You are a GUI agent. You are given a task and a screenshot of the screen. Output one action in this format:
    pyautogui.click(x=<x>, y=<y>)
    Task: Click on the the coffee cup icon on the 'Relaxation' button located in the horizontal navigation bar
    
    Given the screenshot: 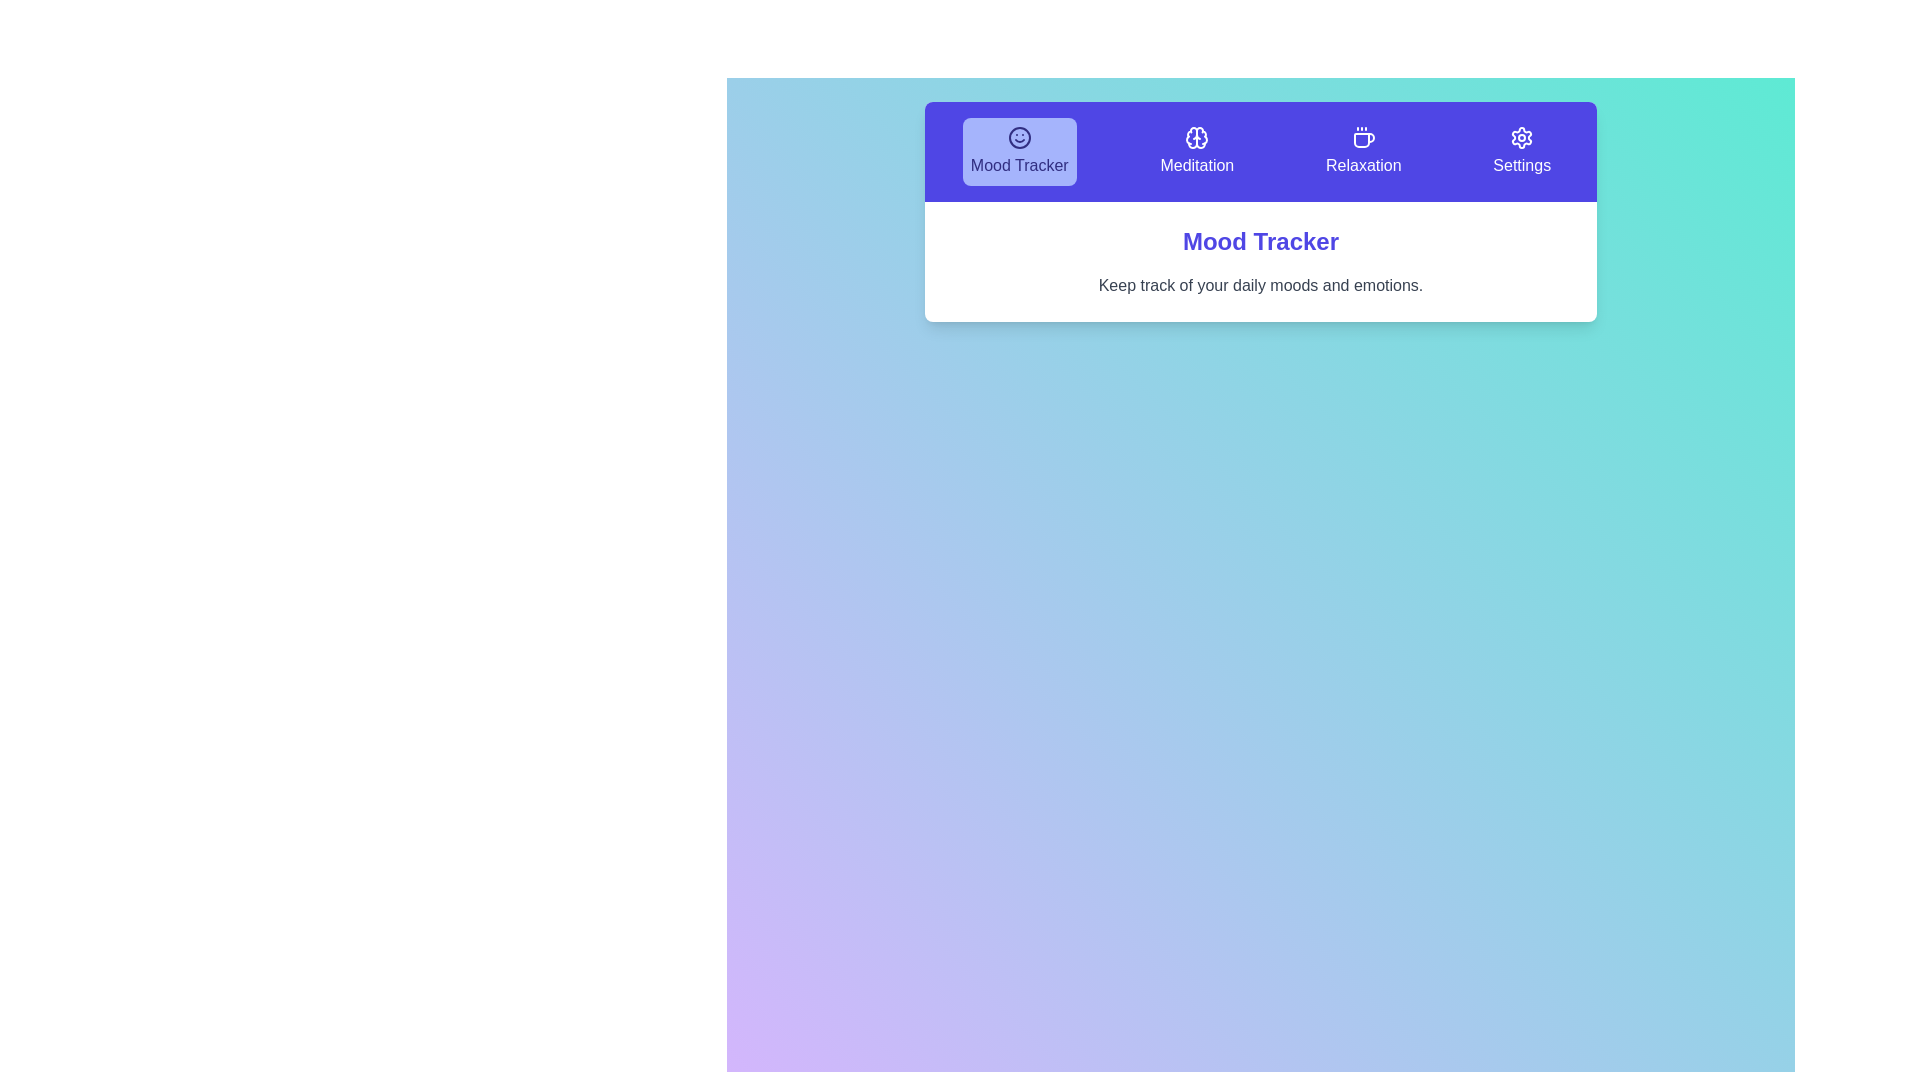 What is the action you would take?
    pyautogui.click(x=1362, y=137)
    